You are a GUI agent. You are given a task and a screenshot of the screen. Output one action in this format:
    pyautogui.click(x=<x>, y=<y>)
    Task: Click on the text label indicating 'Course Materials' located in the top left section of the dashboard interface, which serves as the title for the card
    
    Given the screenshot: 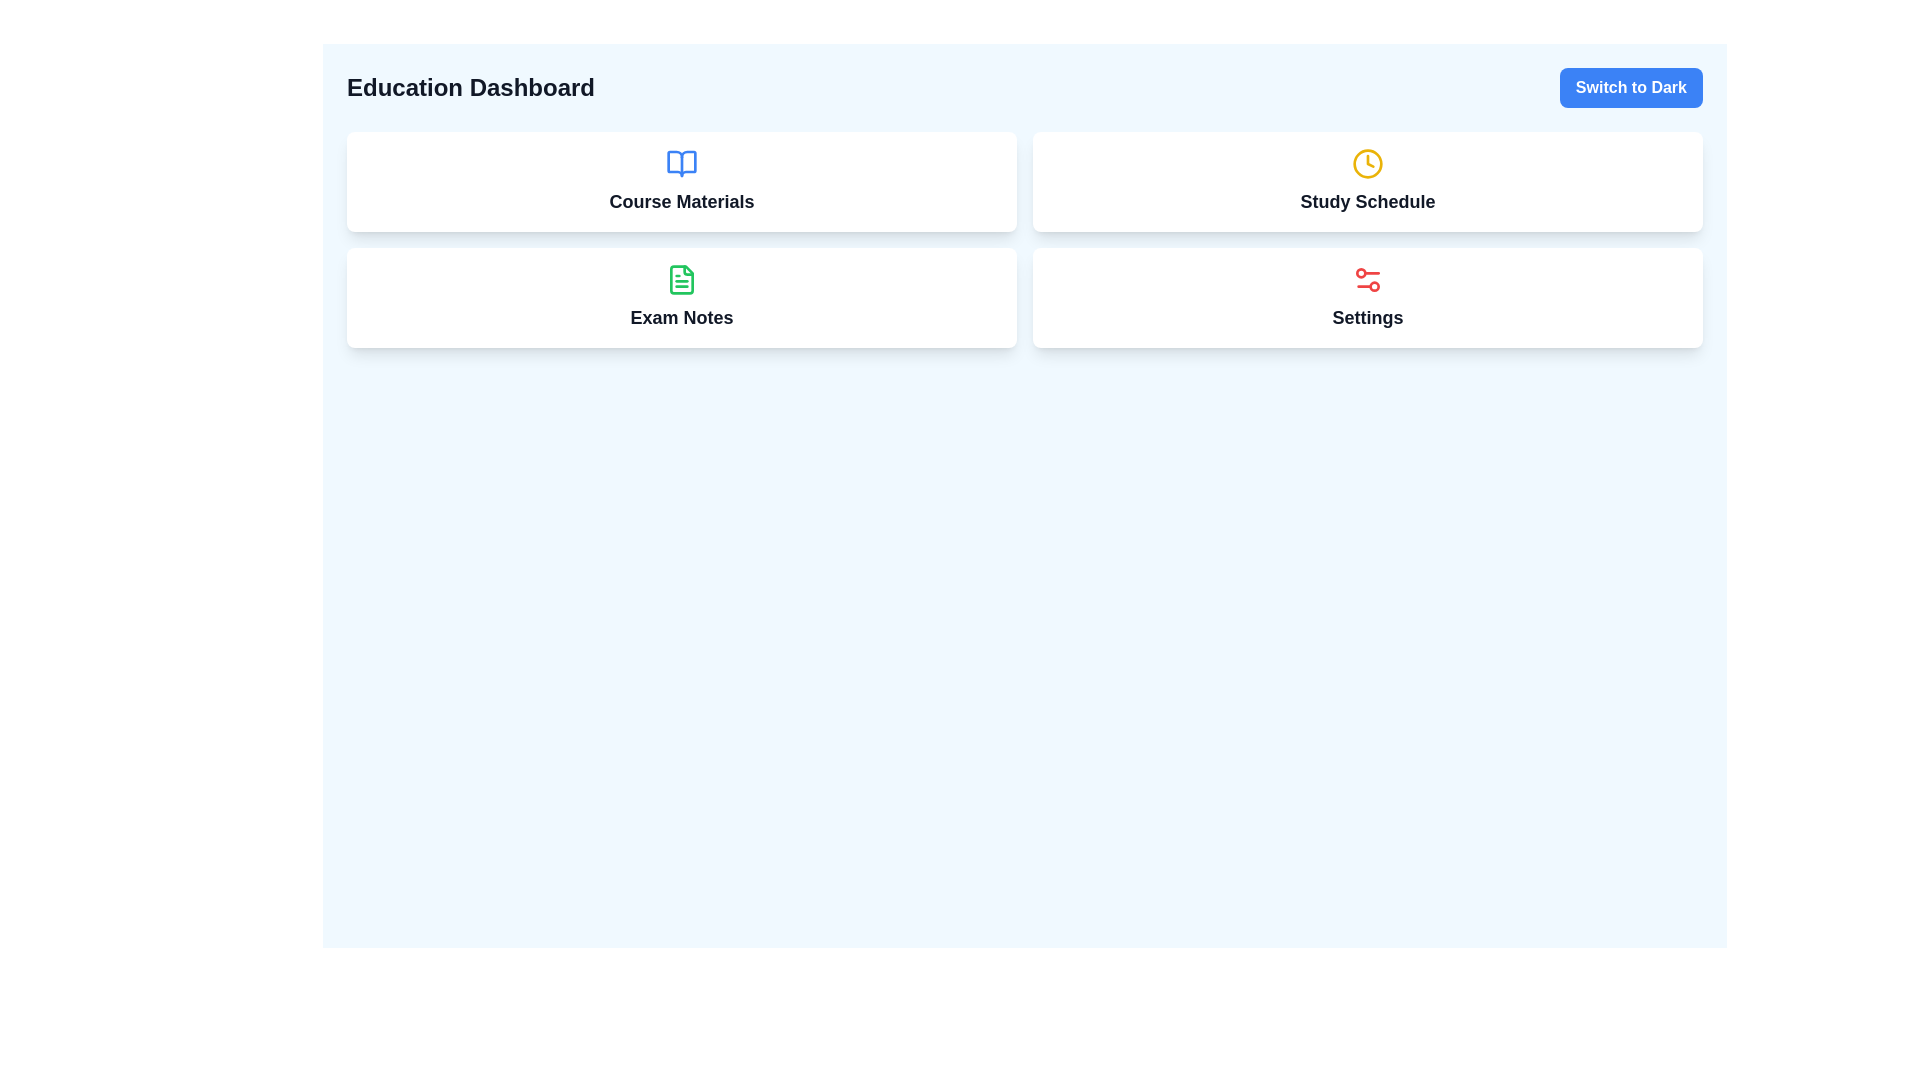 What is the action you would take?
    pyautogui.click(x=681, y=201)
    